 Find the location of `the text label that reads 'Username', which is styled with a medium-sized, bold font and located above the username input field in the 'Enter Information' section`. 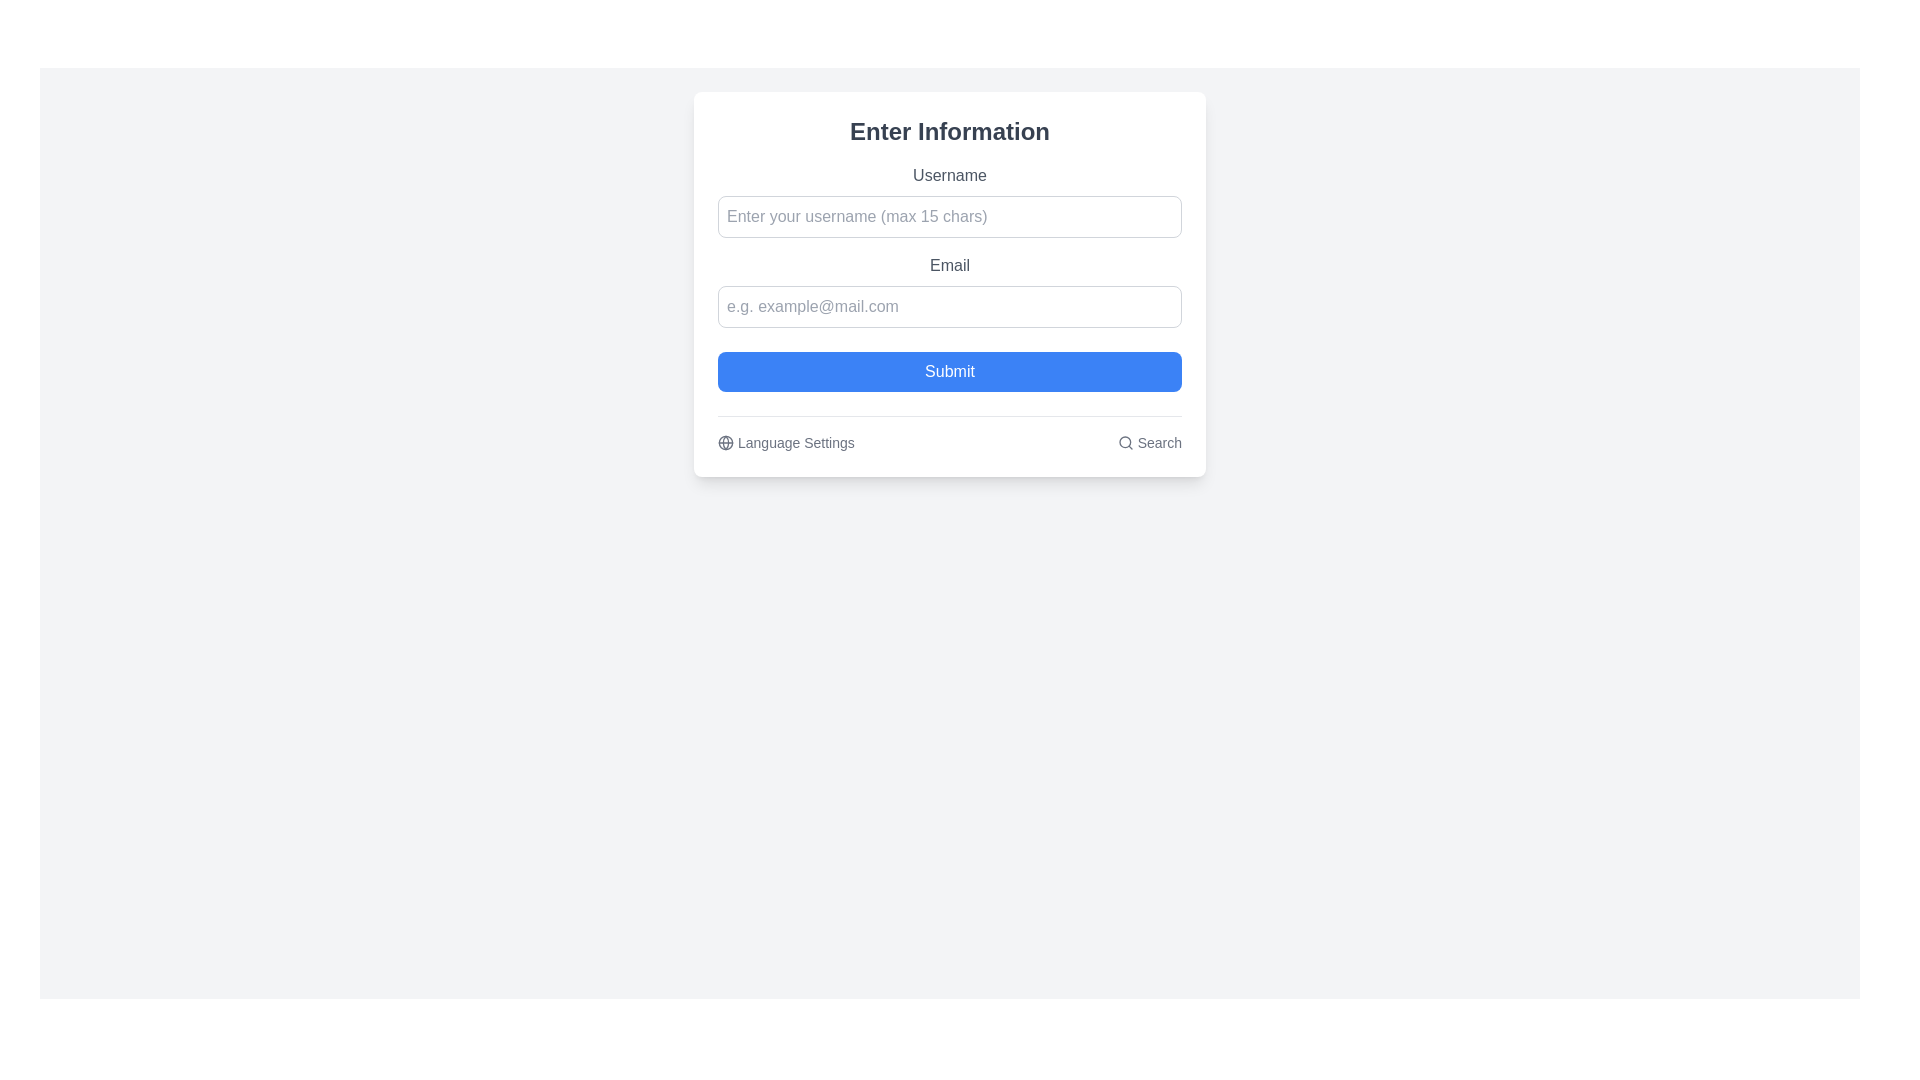

the text label that reads 'Username', which is styled with a medium-sized, bold font and located above the username input field in the 'Enter Information' section is located at coordinates (949, 175).